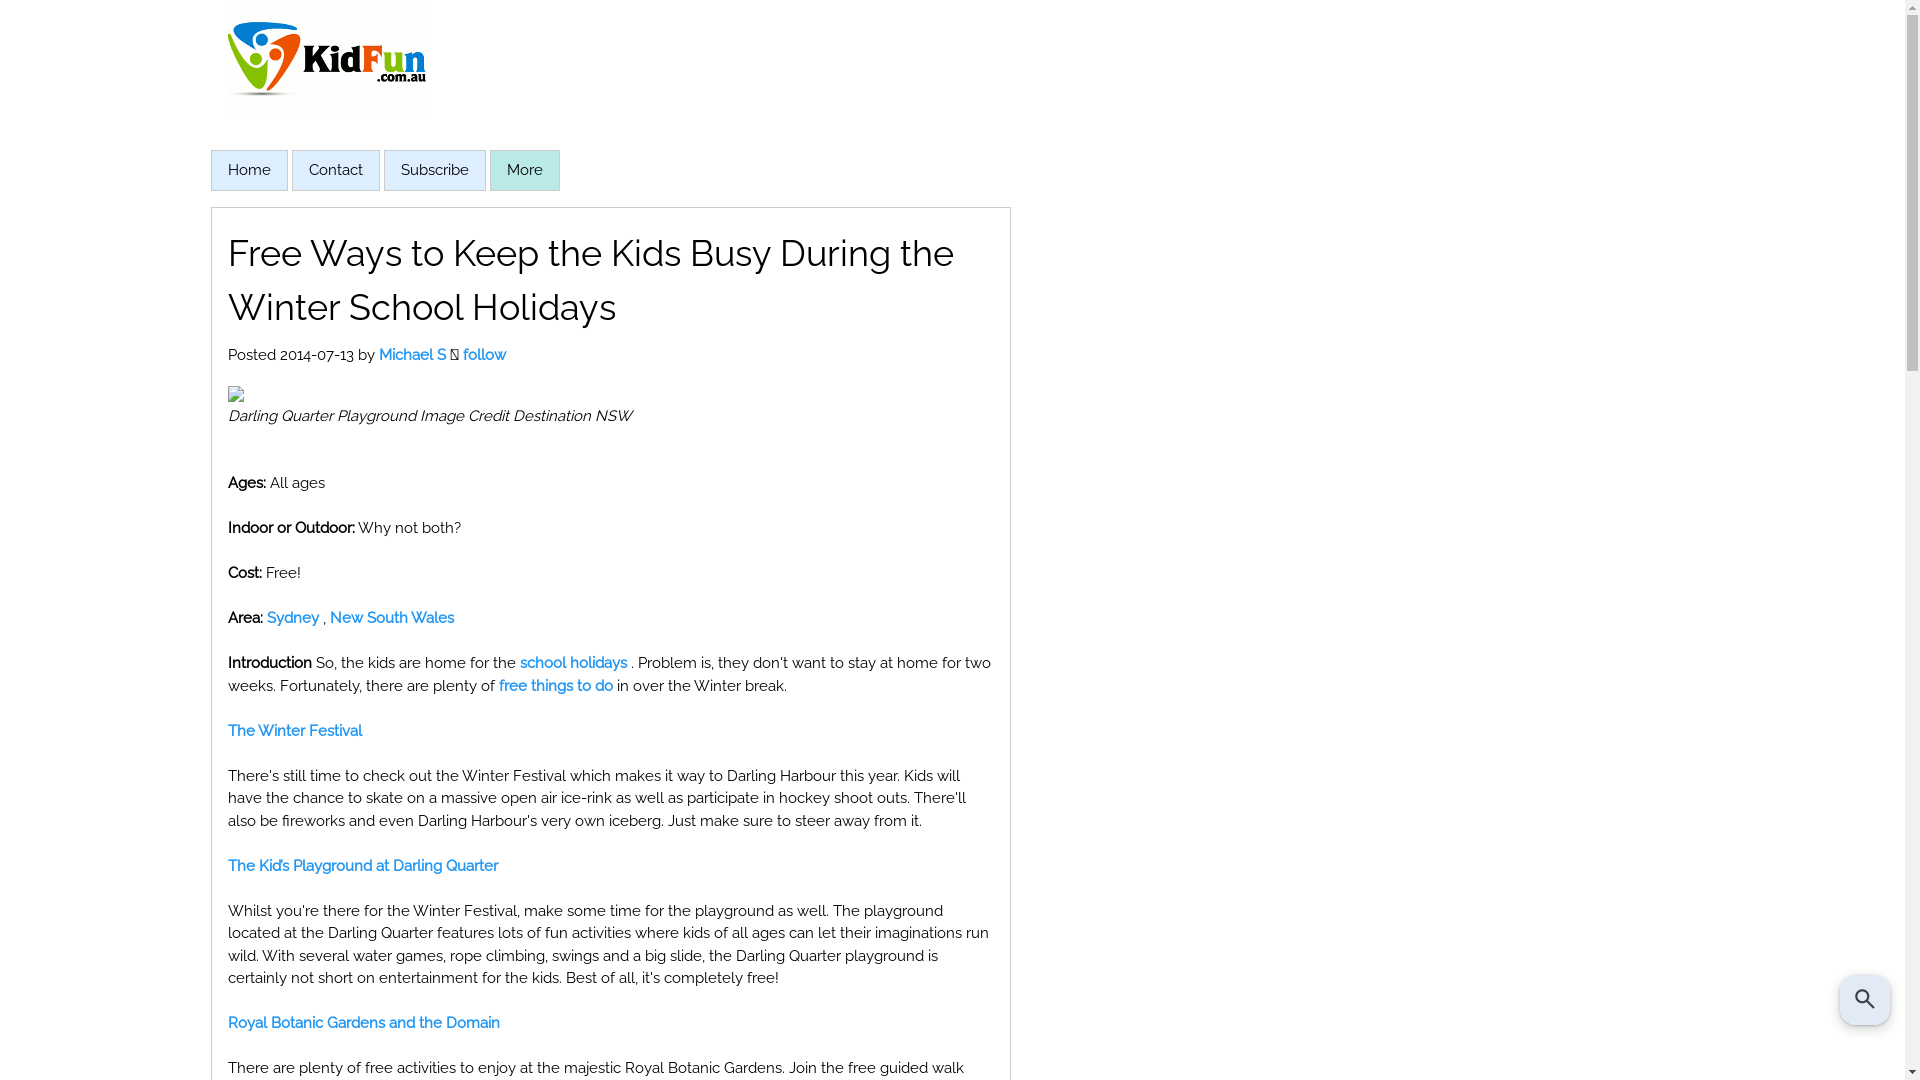 The image size is (1920, 1080). What do you see at coordinates (264, 616) in the screenshot?
I see `'Sydney'` at bounding box center [264, 616].